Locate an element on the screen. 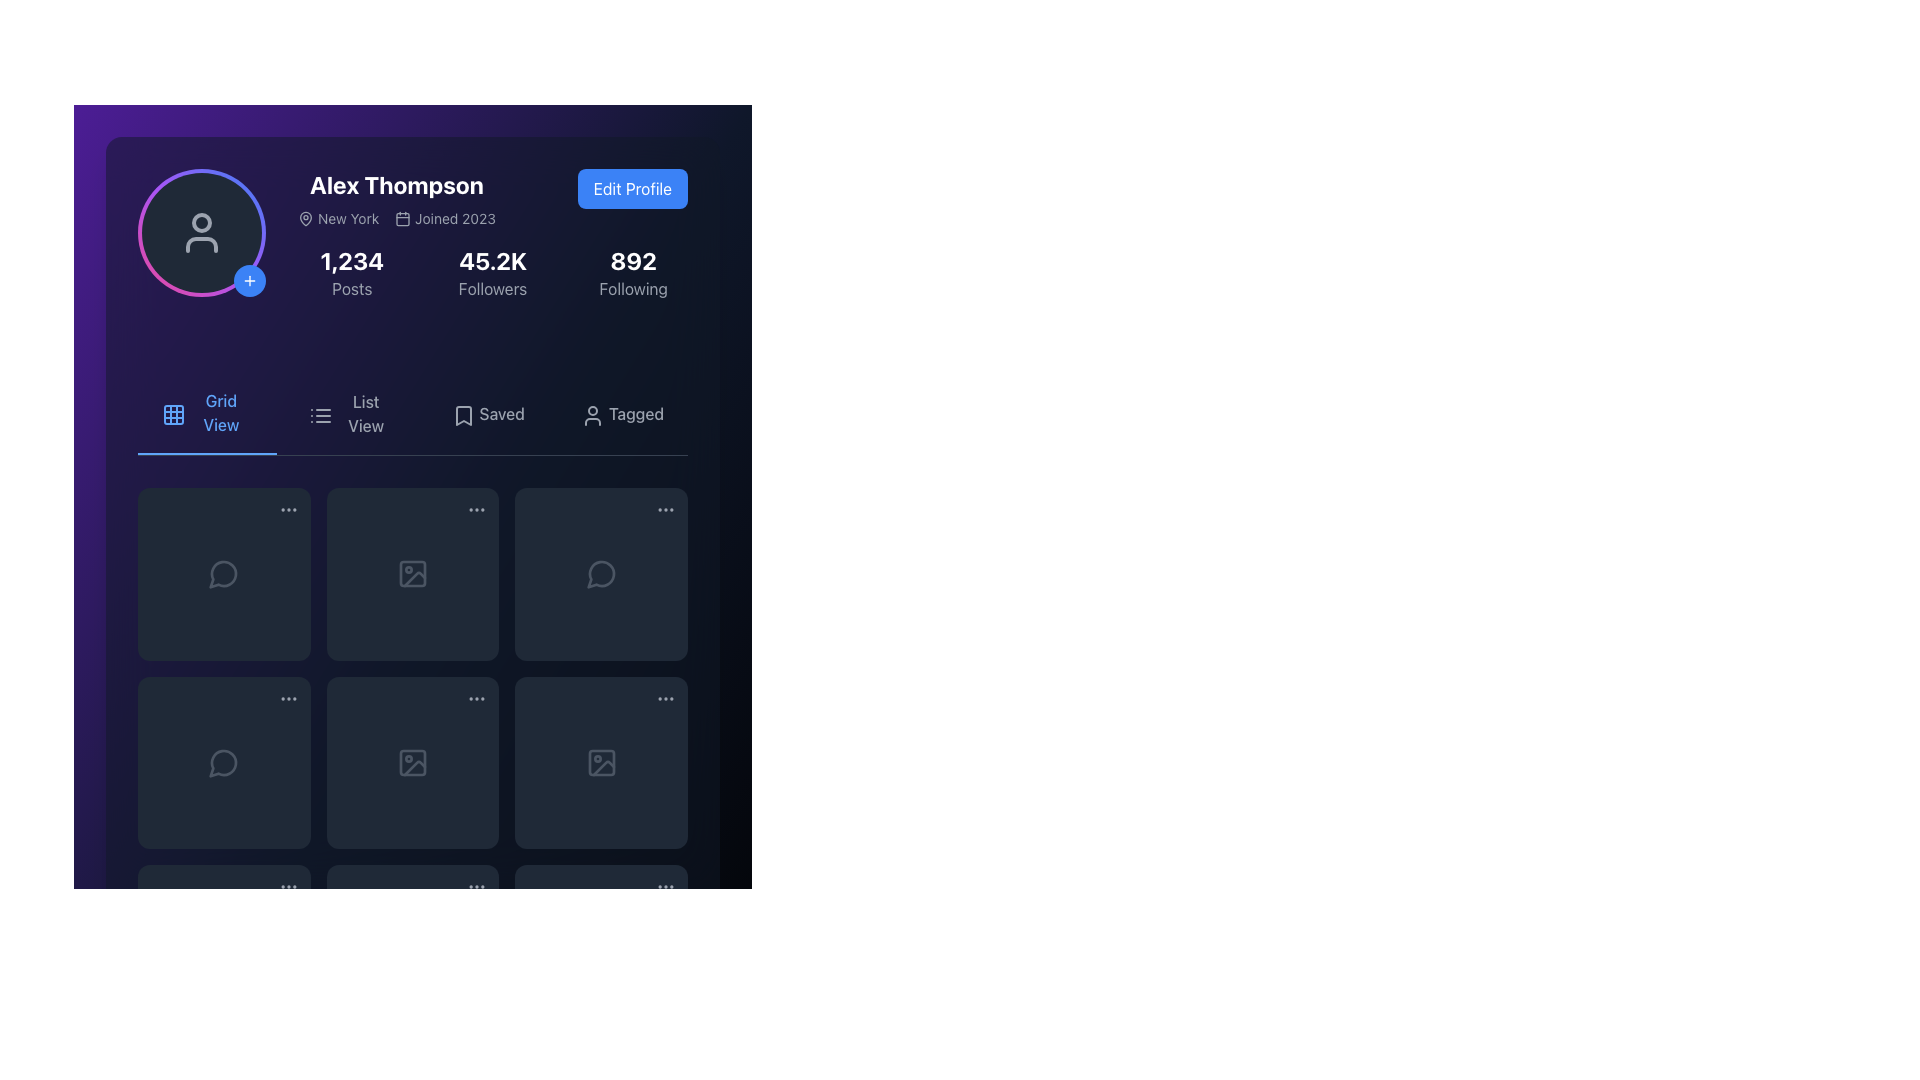  the 'List View' tab, which is a rectangular selection tab featuring a list icon on the left and the text 'List View' on the right, located next to the 'Grid View' tab is located at coordinates (352, 412).